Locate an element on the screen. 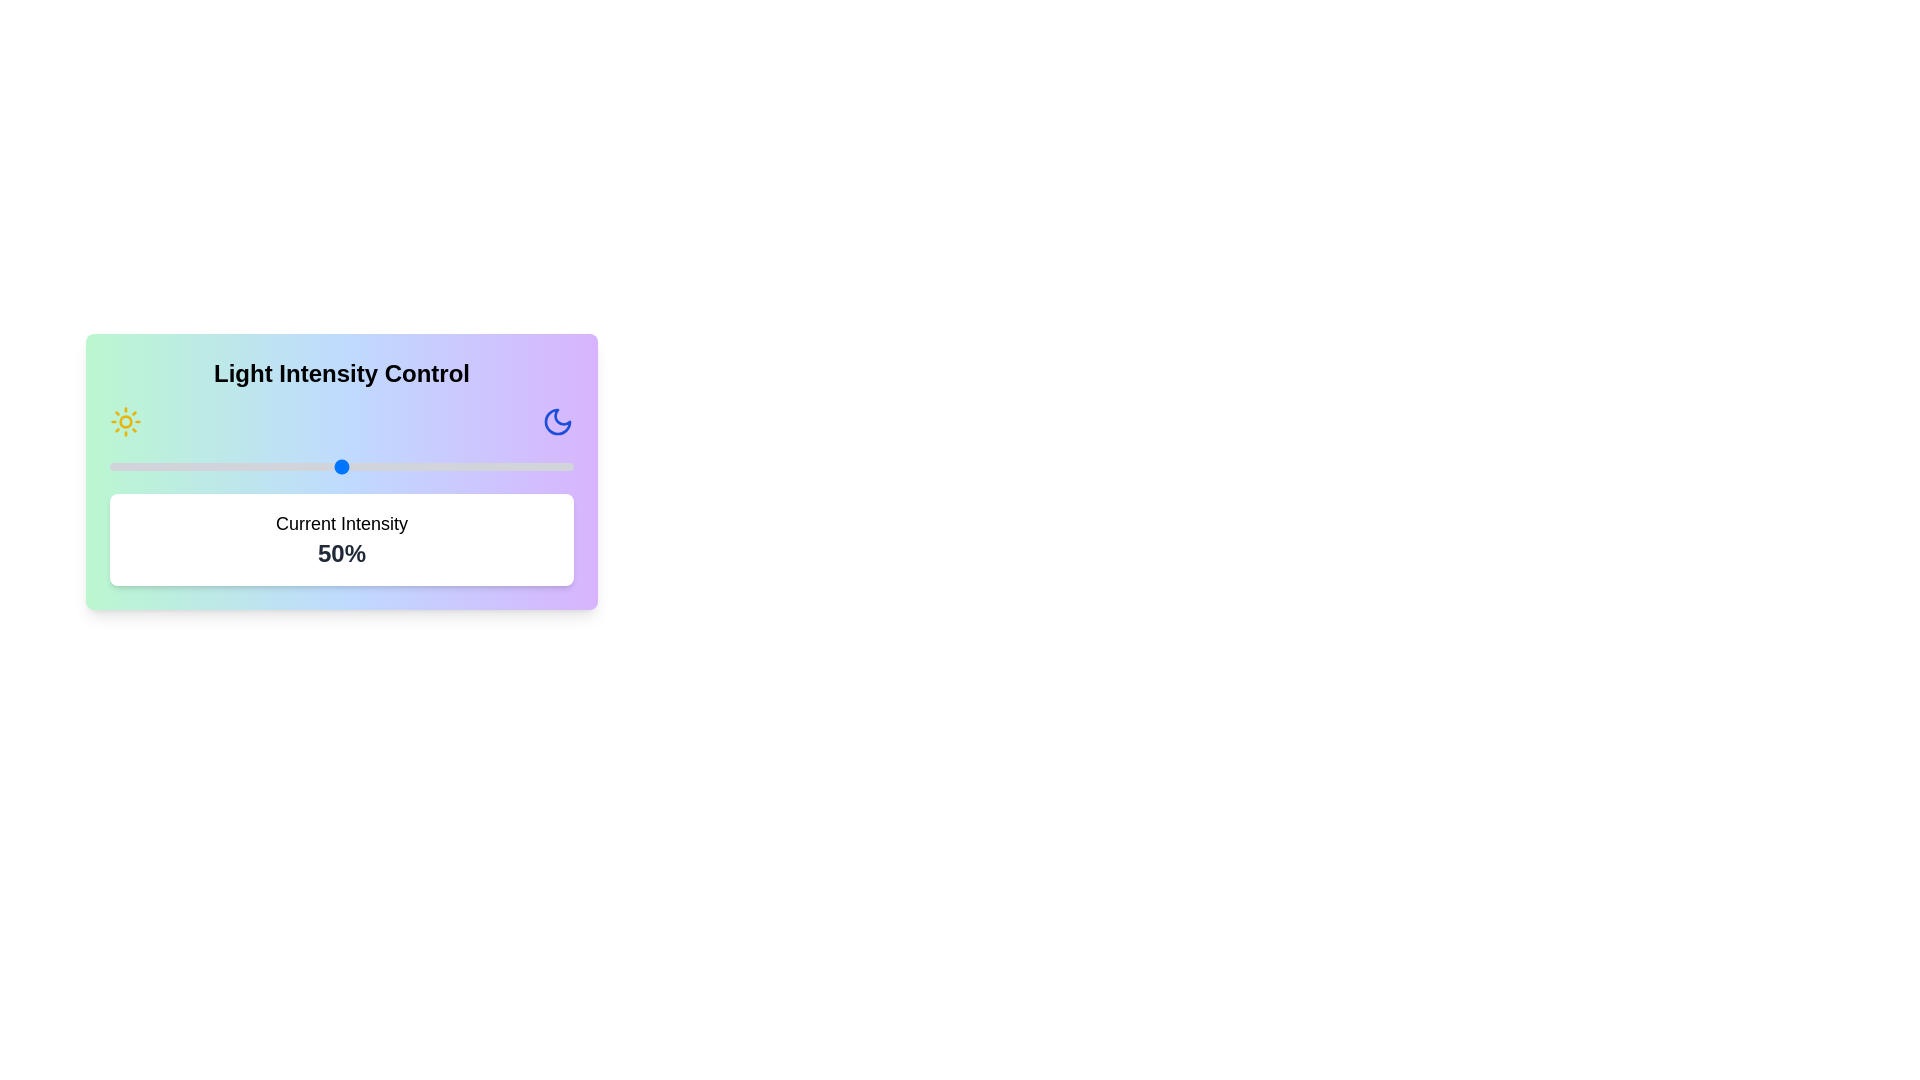  the light intensity is located at coordinates (337, 466).